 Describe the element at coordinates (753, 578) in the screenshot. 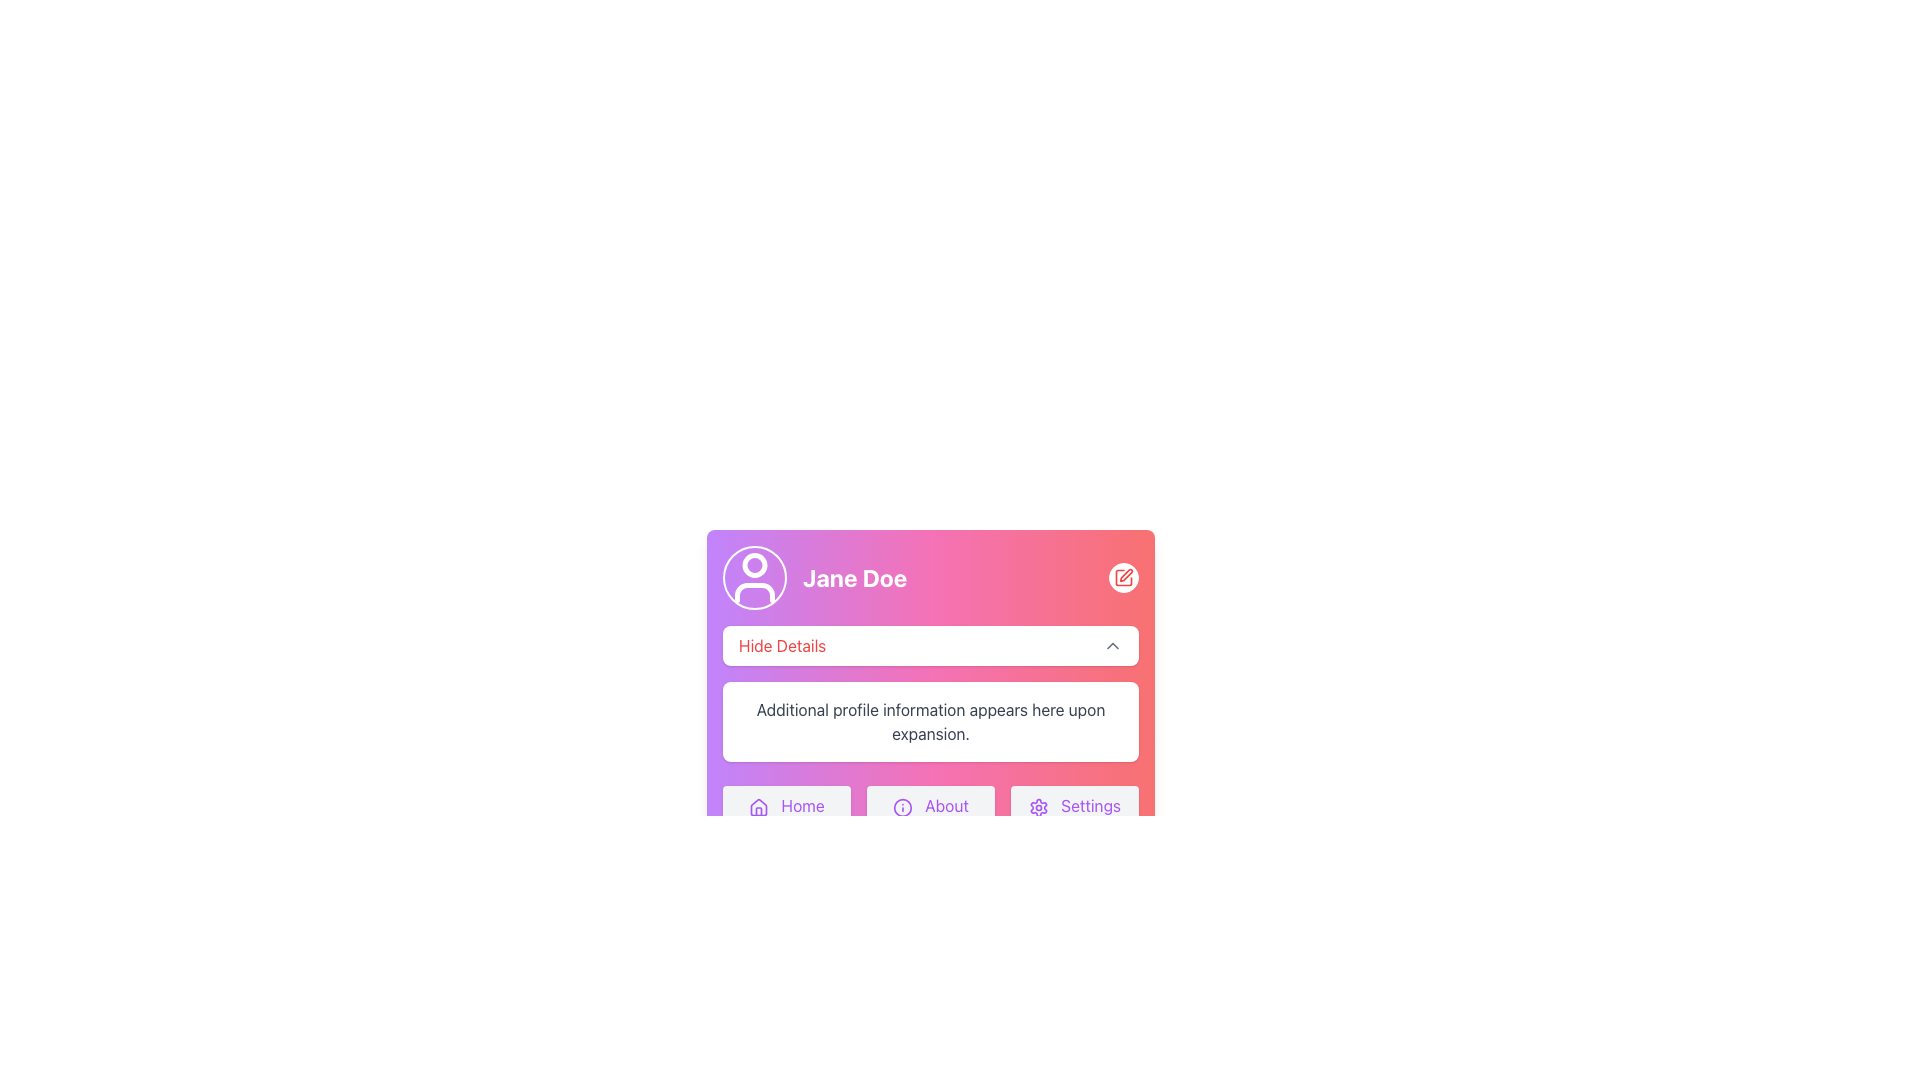

I see `the user profile icon located at the top-left corner of the user information card, which displays the user's account picture` at that location.